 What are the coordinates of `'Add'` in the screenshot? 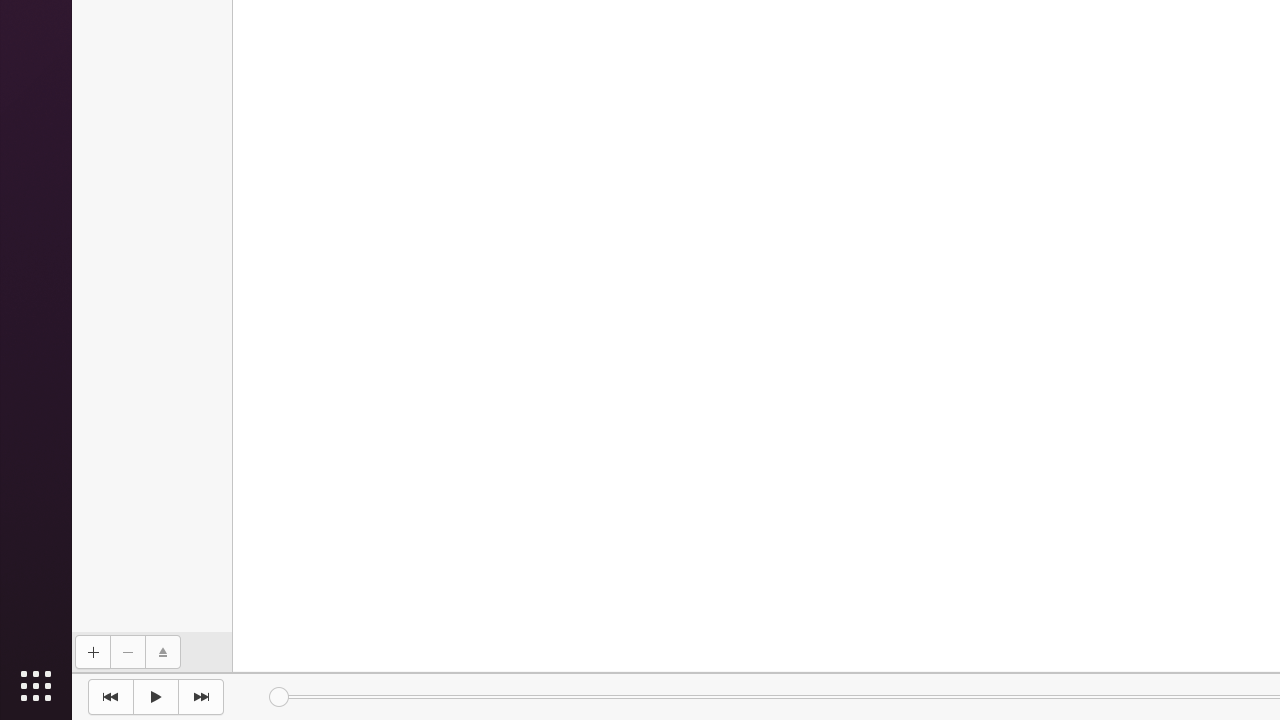 It's located at (91, 652).